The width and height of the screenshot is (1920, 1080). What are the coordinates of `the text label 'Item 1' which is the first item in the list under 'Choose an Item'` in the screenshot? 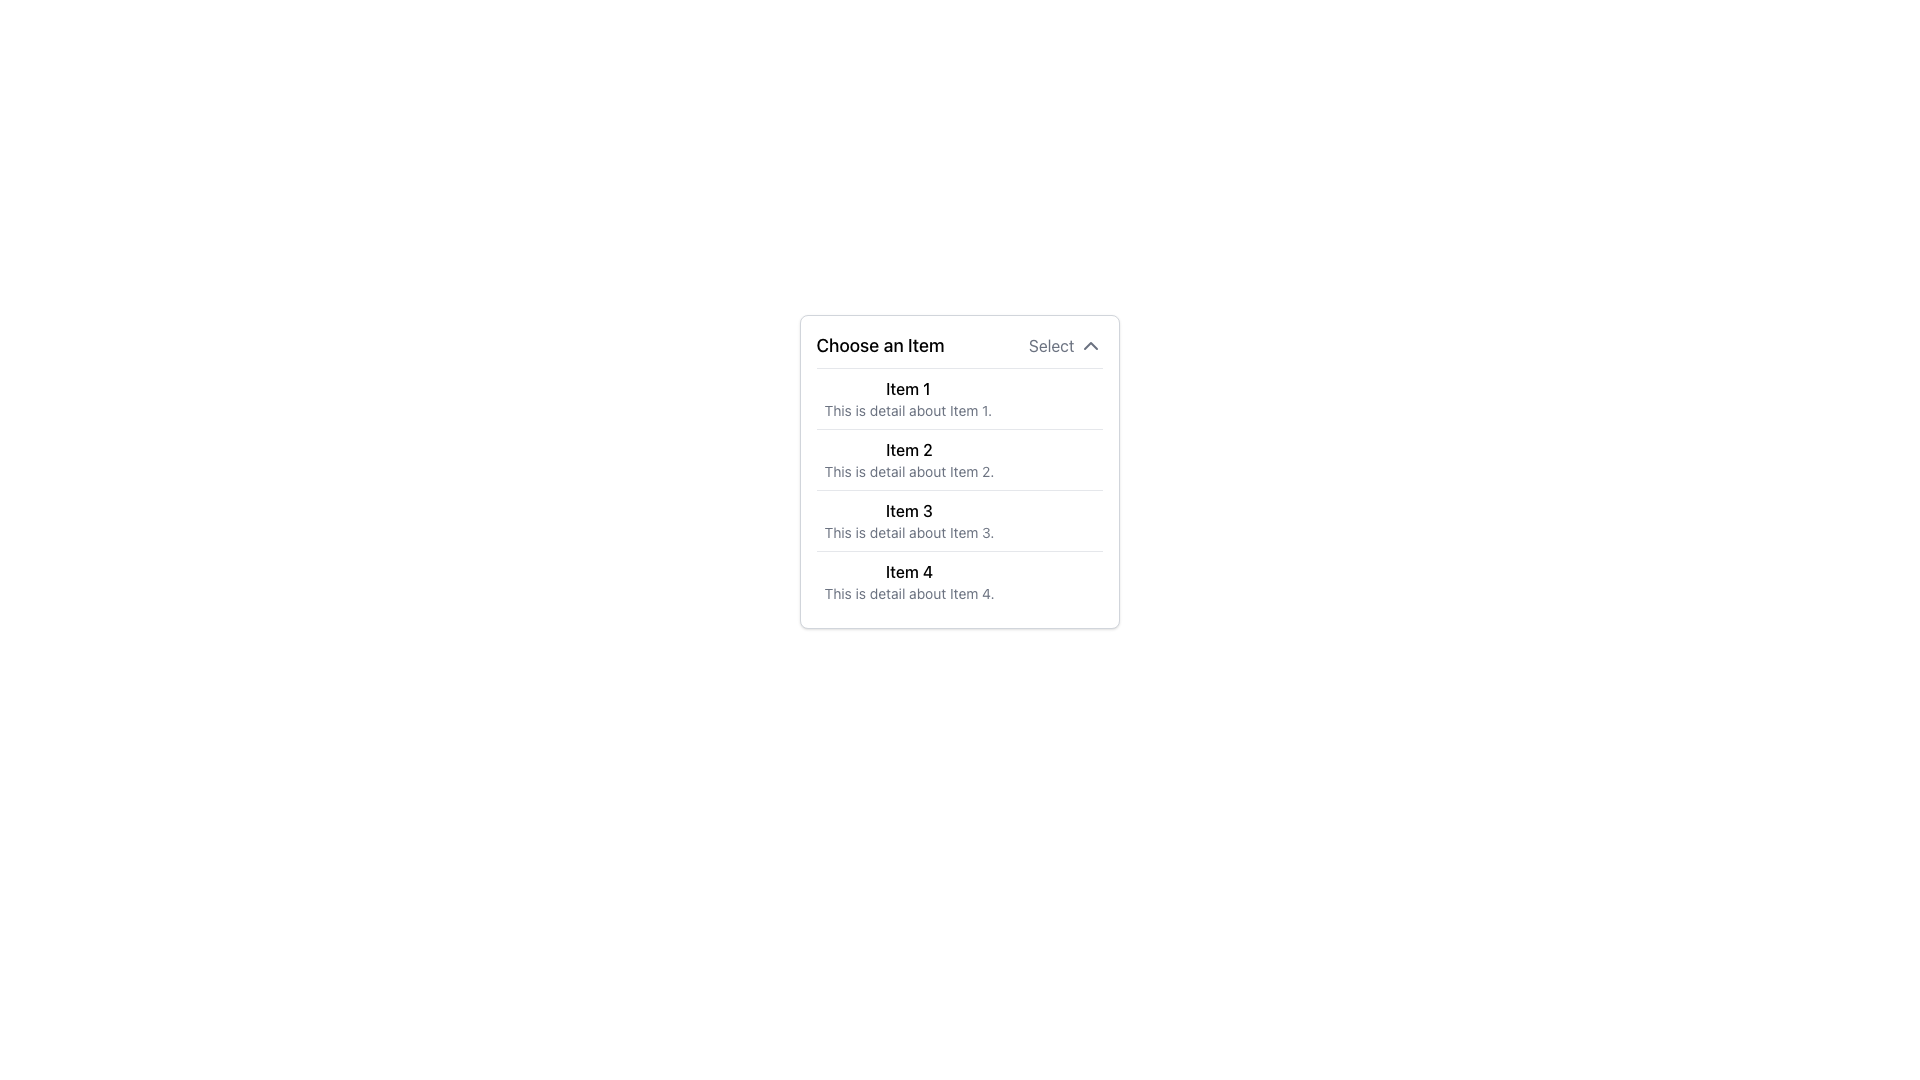 It's located at (907, 389).